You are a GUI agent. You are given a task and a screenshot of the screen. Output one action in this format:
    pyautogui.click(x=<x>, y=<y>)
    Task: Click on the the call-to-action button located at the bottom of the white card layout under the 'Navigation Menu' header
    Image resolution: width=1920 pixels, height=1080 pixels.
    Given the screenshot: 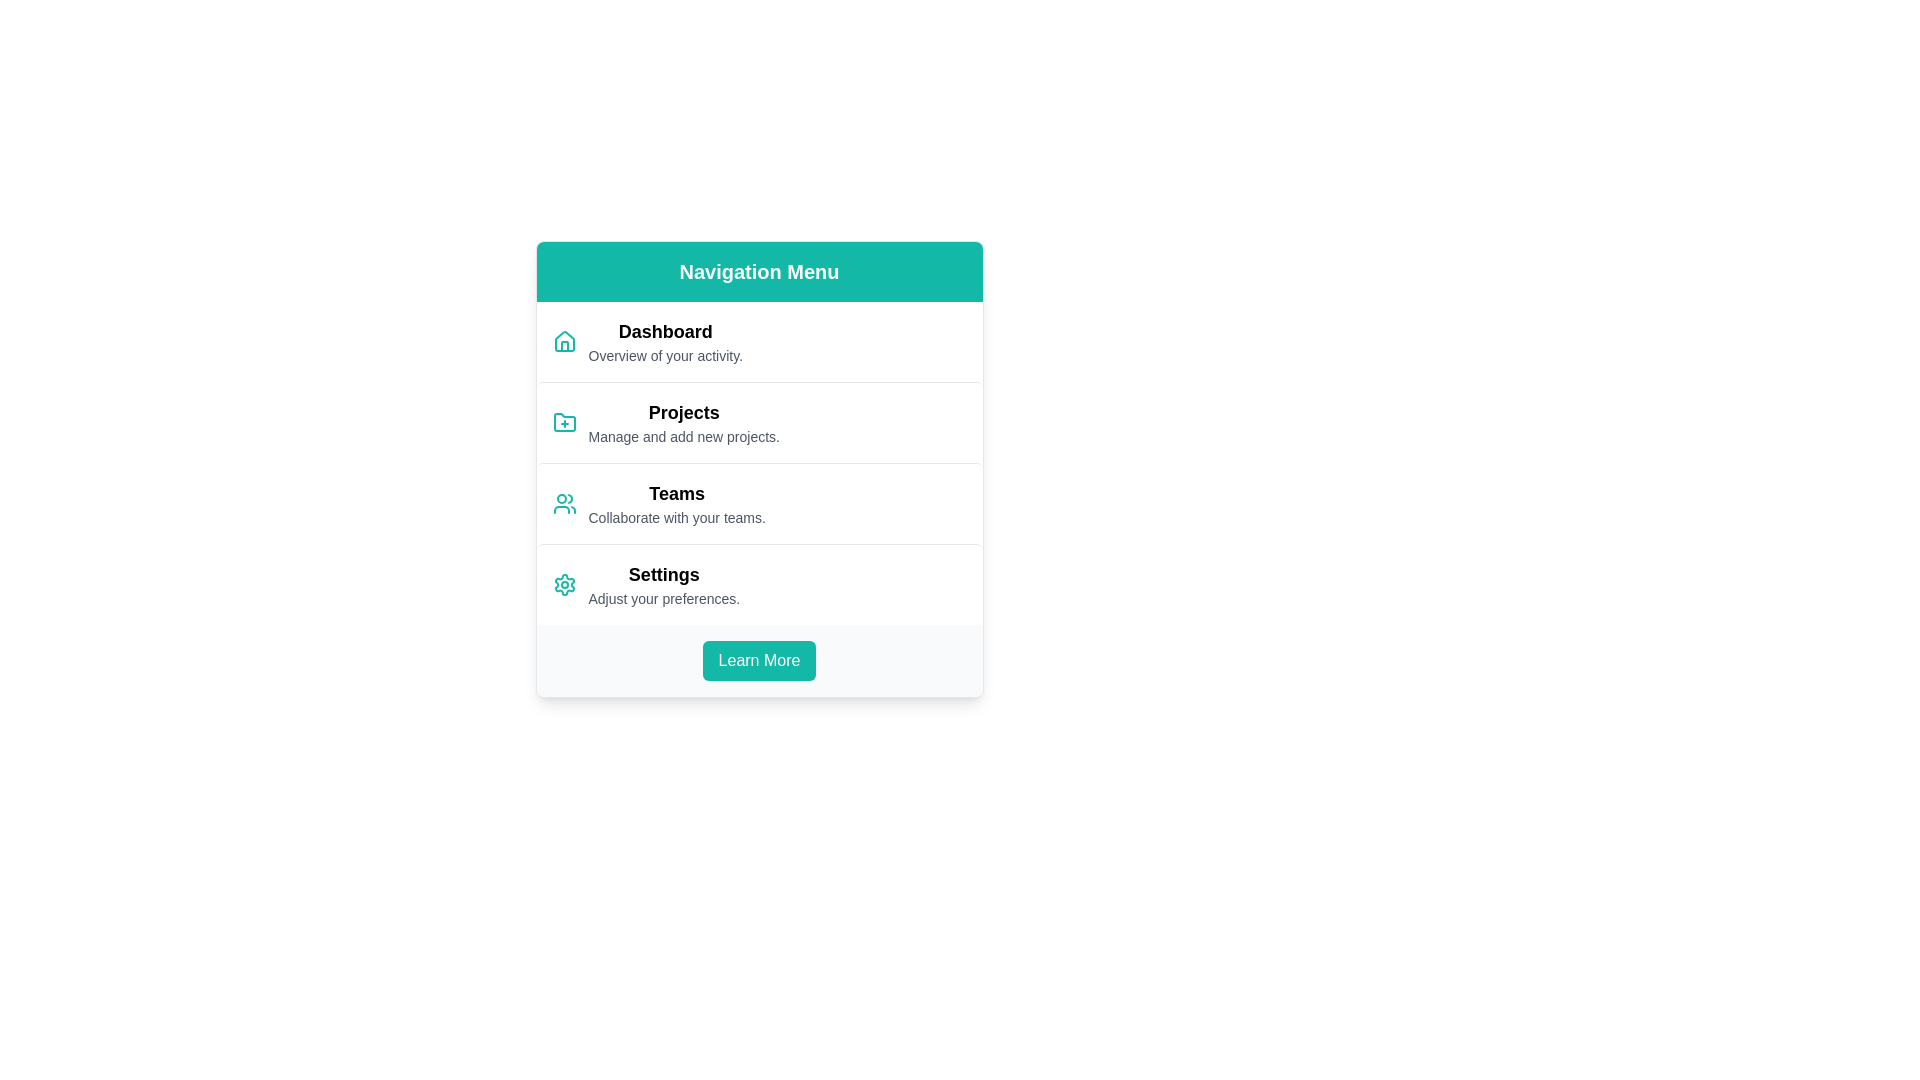 What is the action you would take?
    pyautogui.click(x=758, y=660)
    